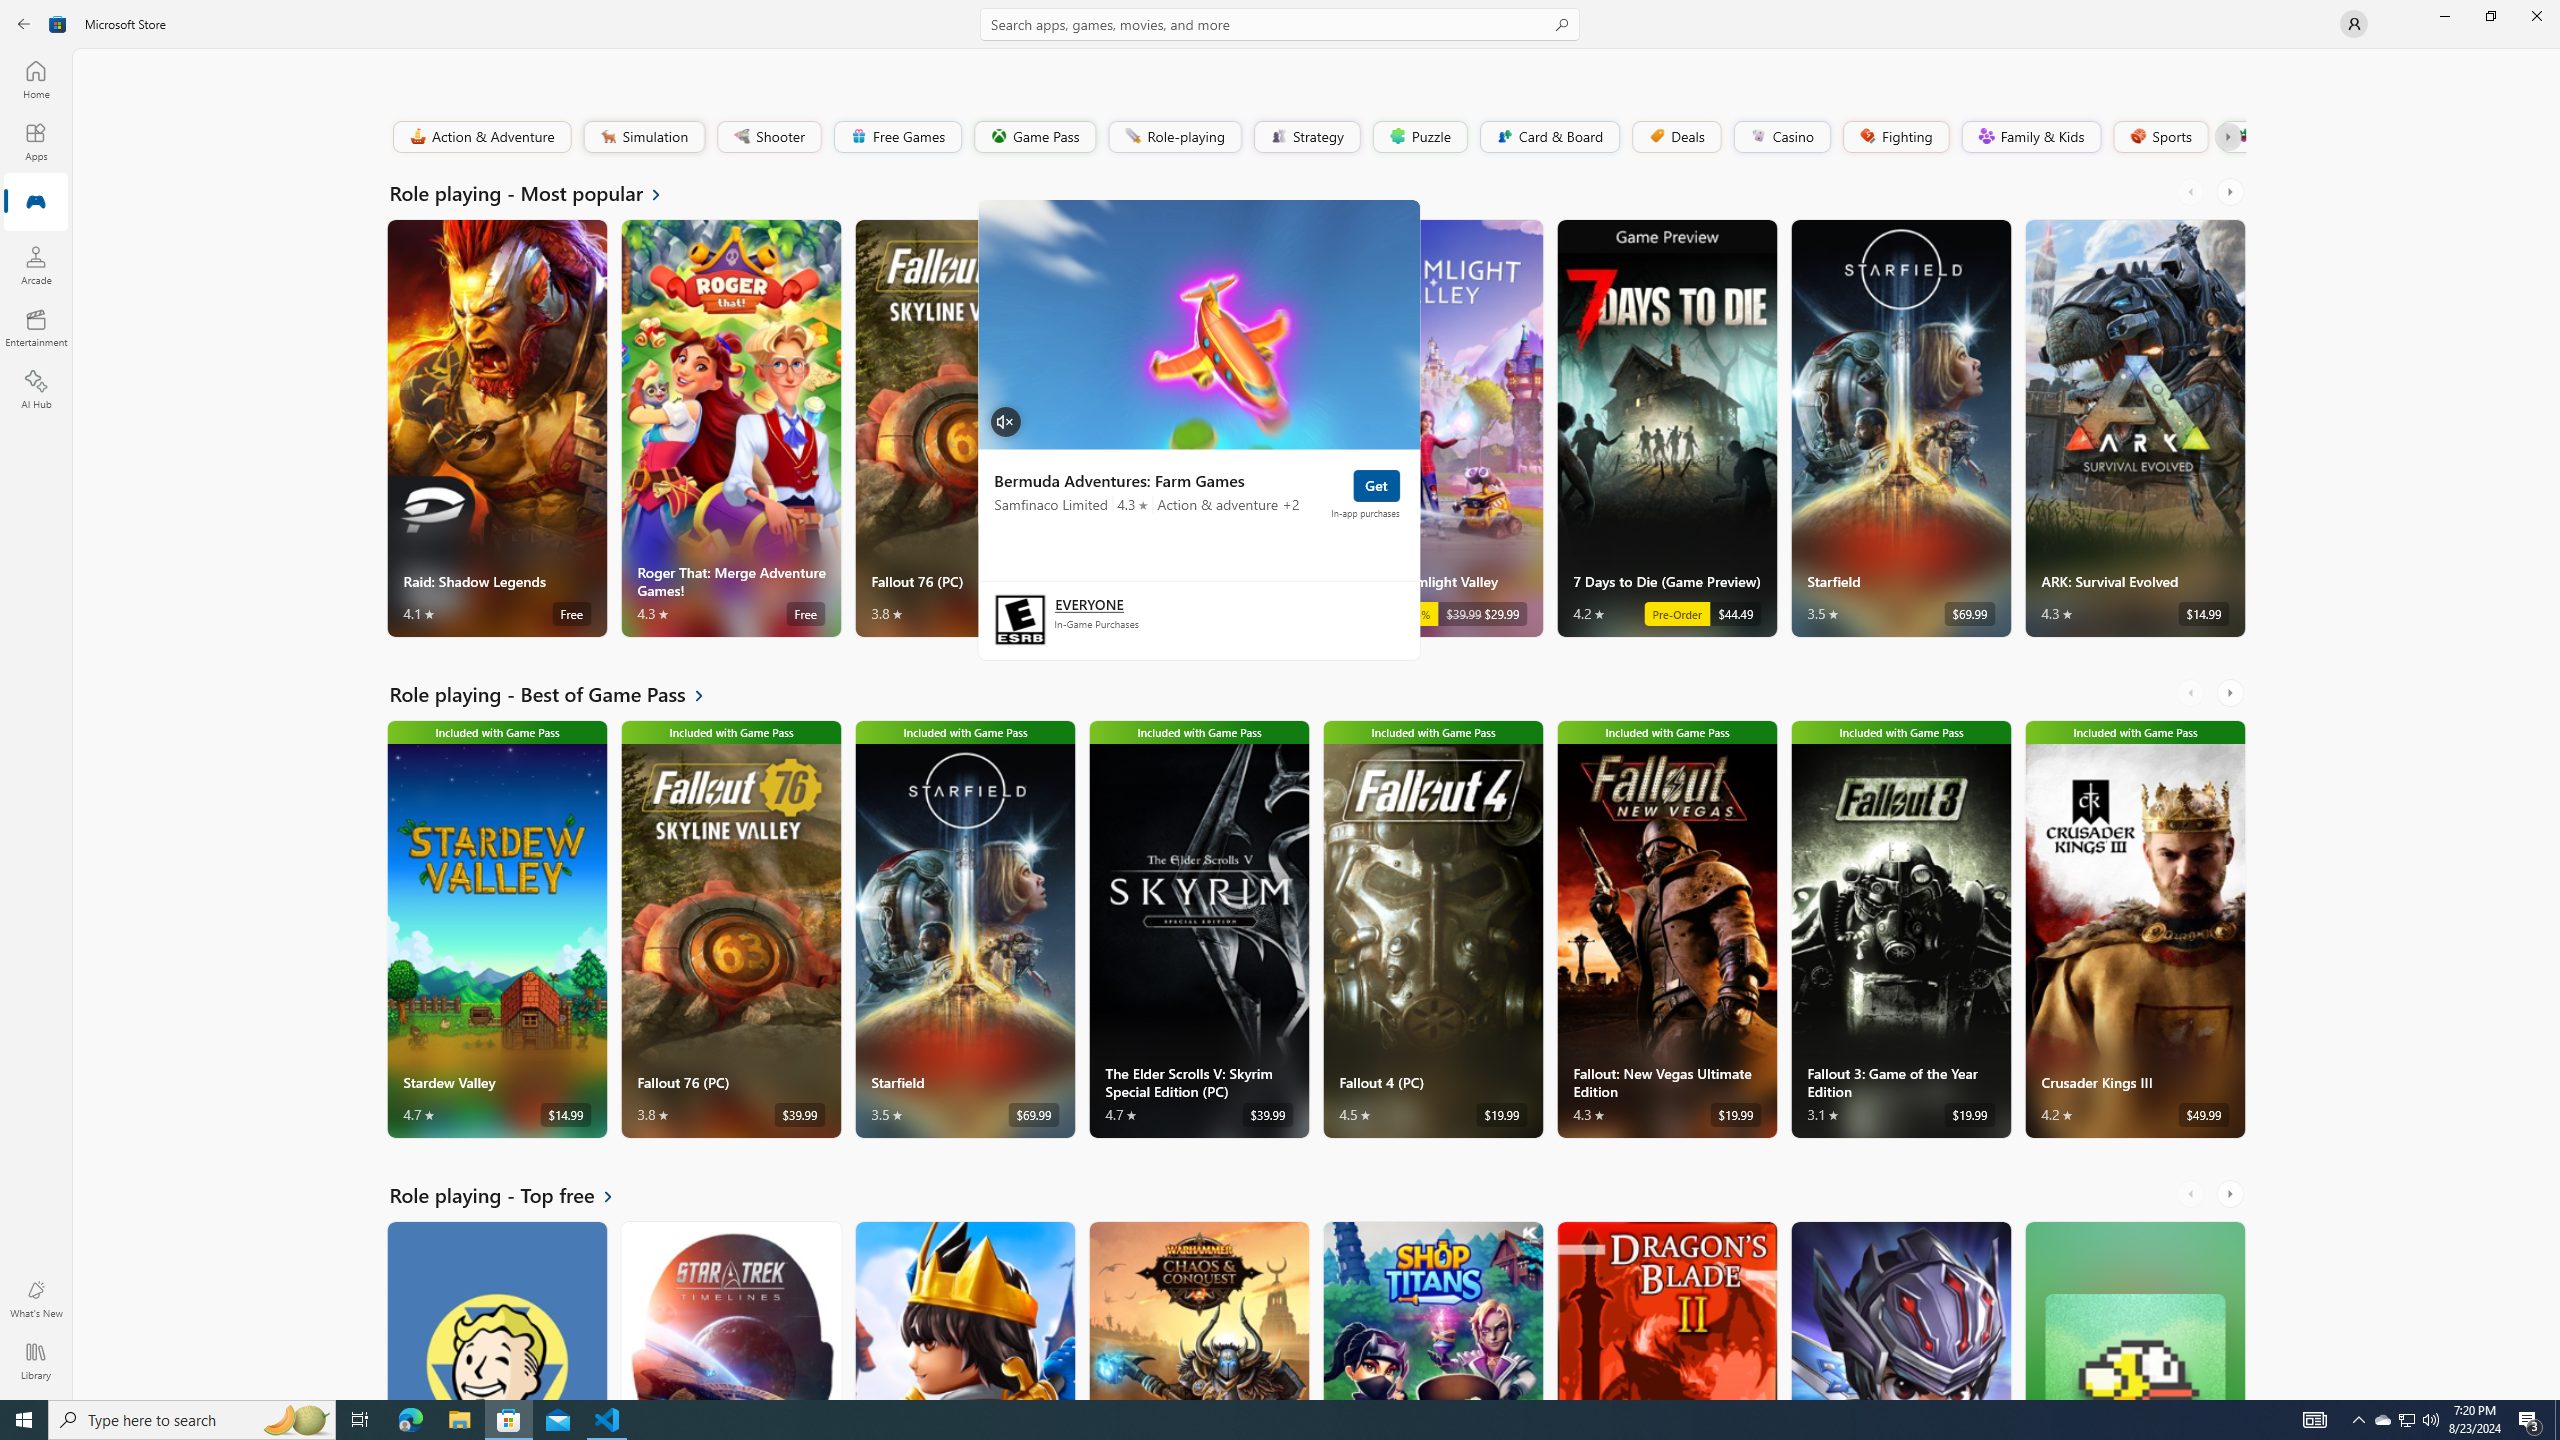 Image resolution: width=2560 pixels, height=1440 pixels. I want to click on 'Starfield. Average rating of 3.5 out of five stars. $69.99  ', so click(1899, 428).